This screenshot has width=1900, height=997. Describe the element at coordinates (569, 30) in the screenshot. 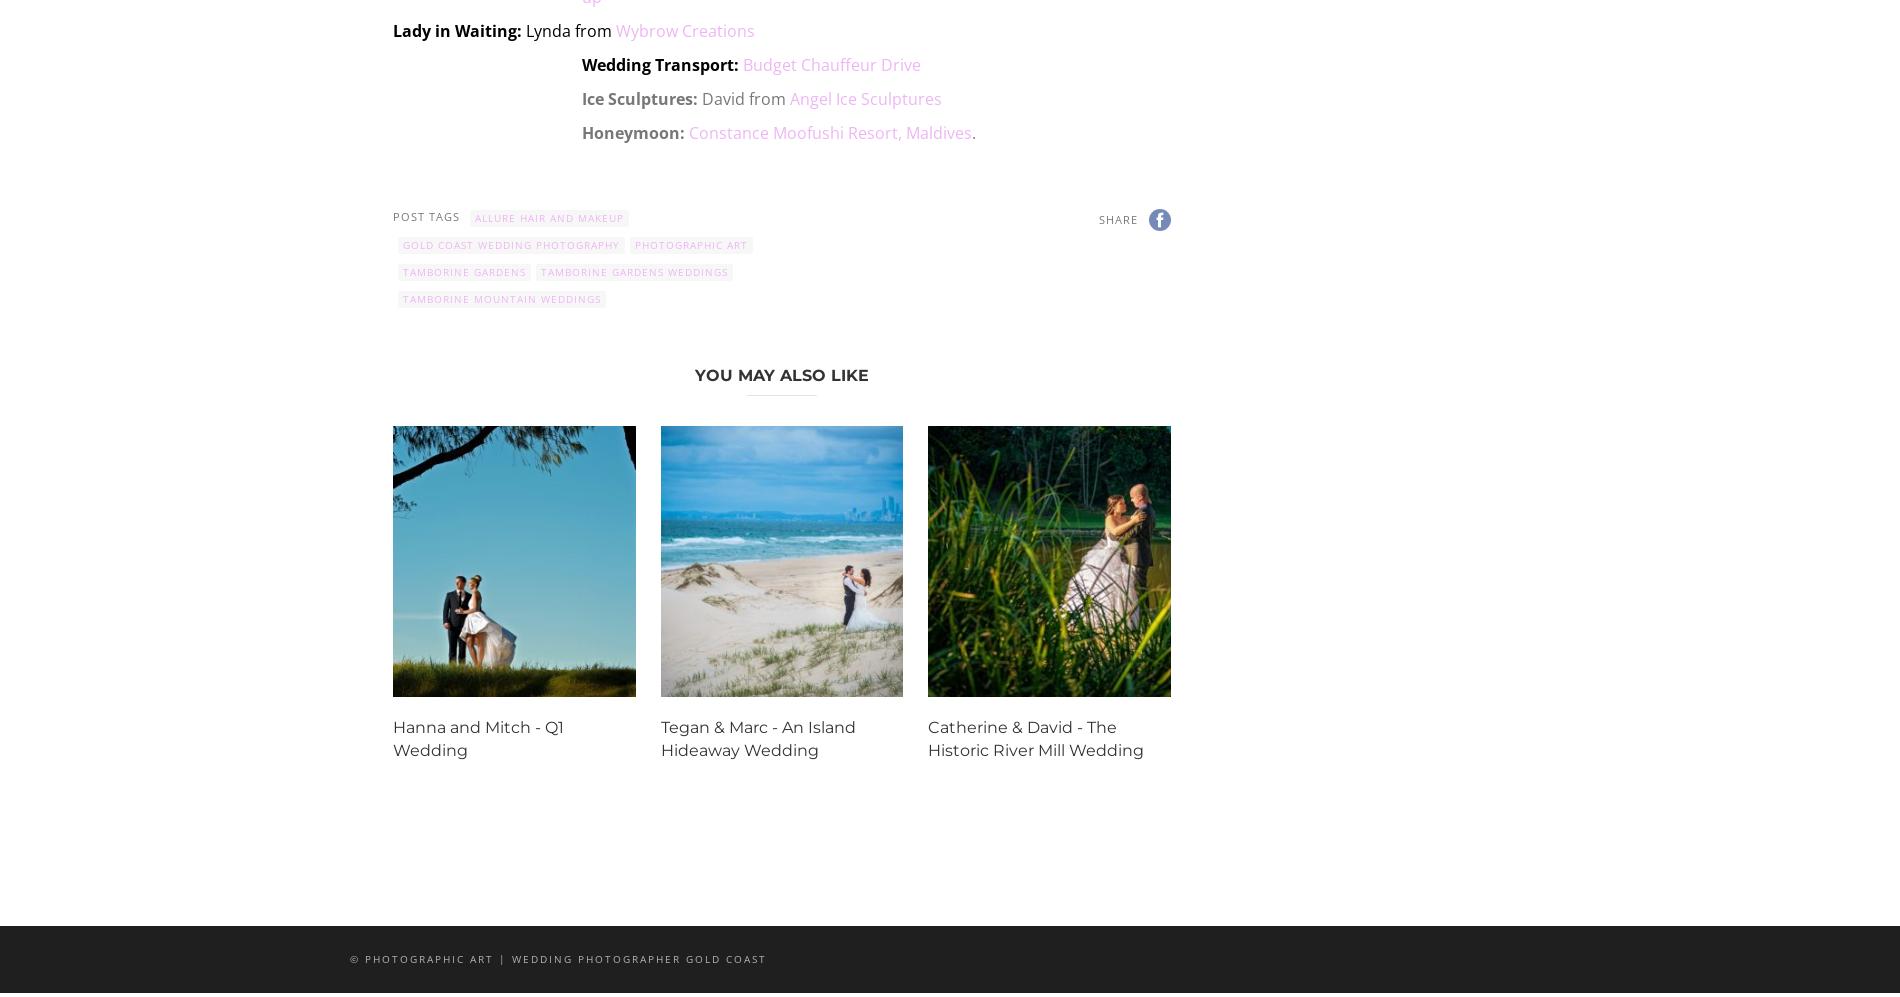

I see `'Lynda from'` at that location.